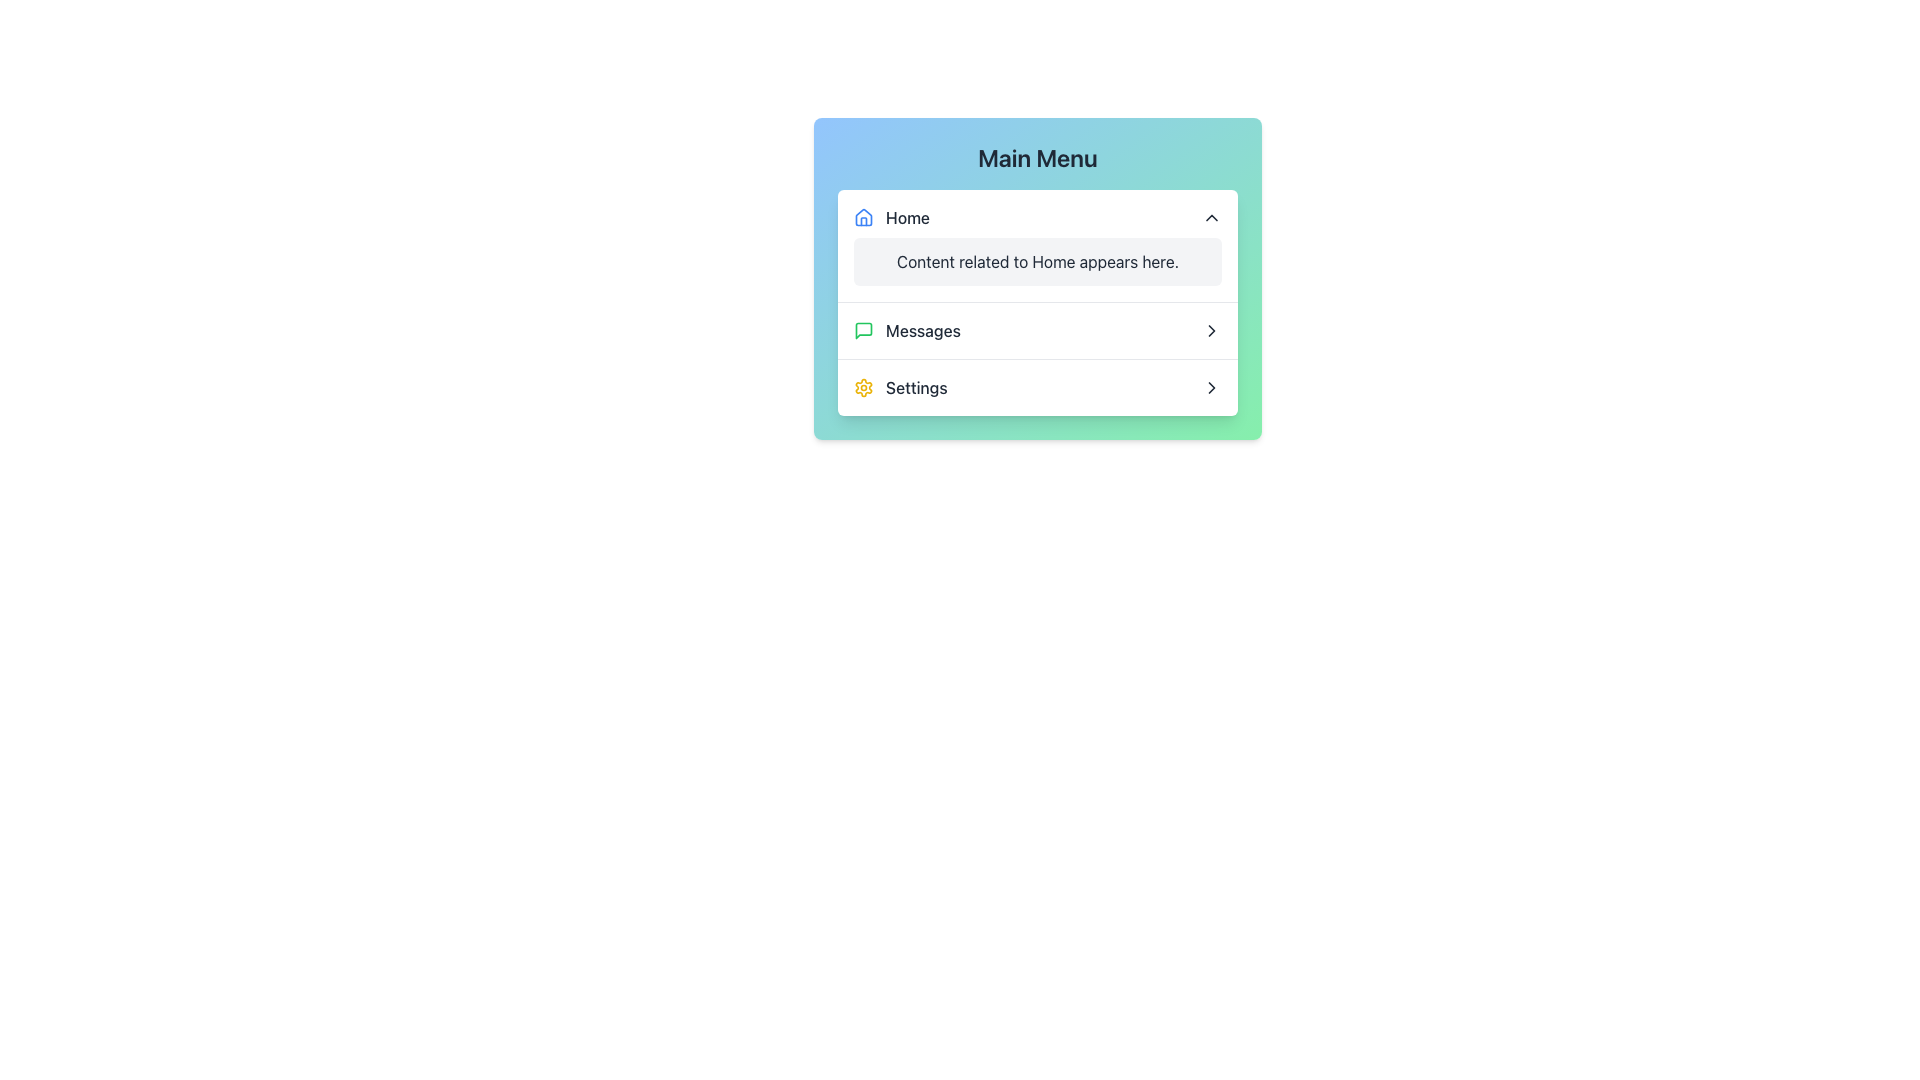  Describe the element at coordinates (922, 330) in the screenshot. I see `the 'Messages' text label, which is displayed in bold and medium-sized font on the menu interface, located below the 'Main Menu' header and to the right of a green chat-like icon` at that location.